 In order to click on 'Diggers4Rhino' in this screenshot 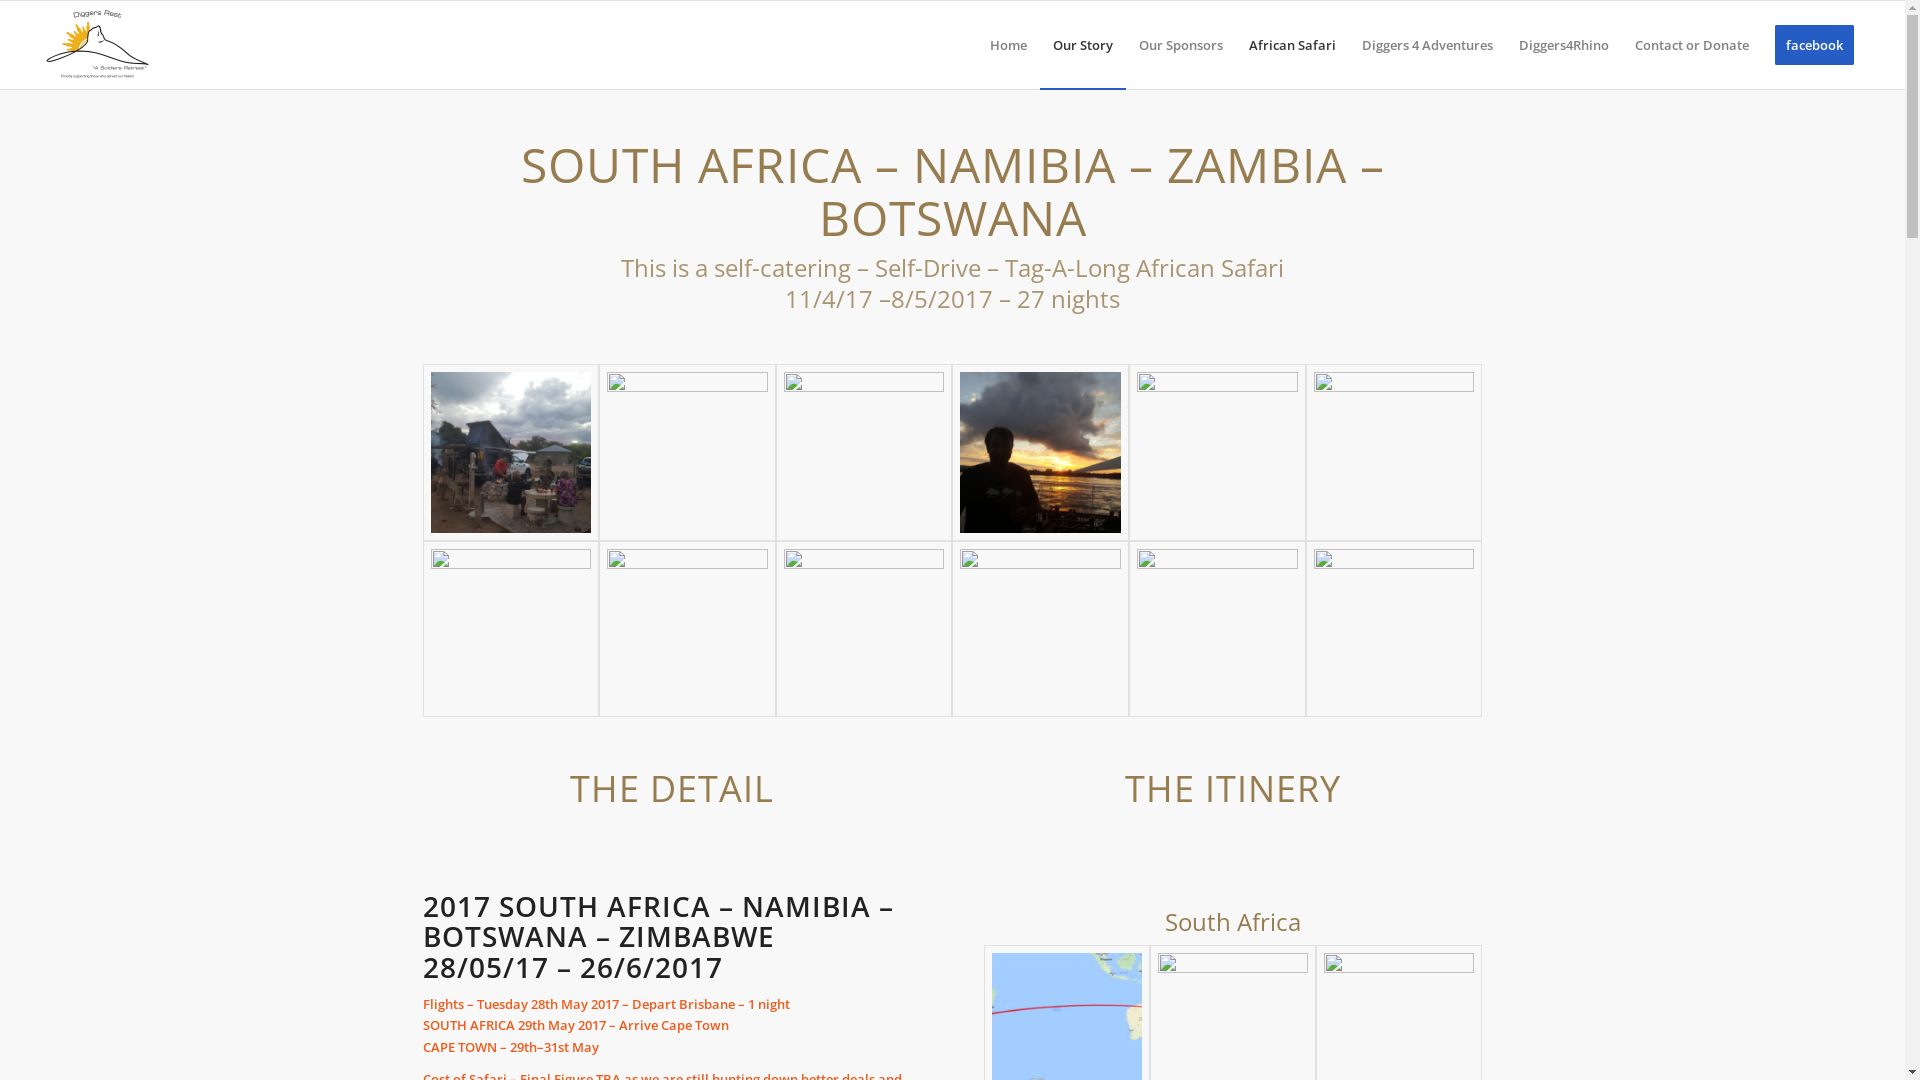, I will do `click(1563, 45)`.